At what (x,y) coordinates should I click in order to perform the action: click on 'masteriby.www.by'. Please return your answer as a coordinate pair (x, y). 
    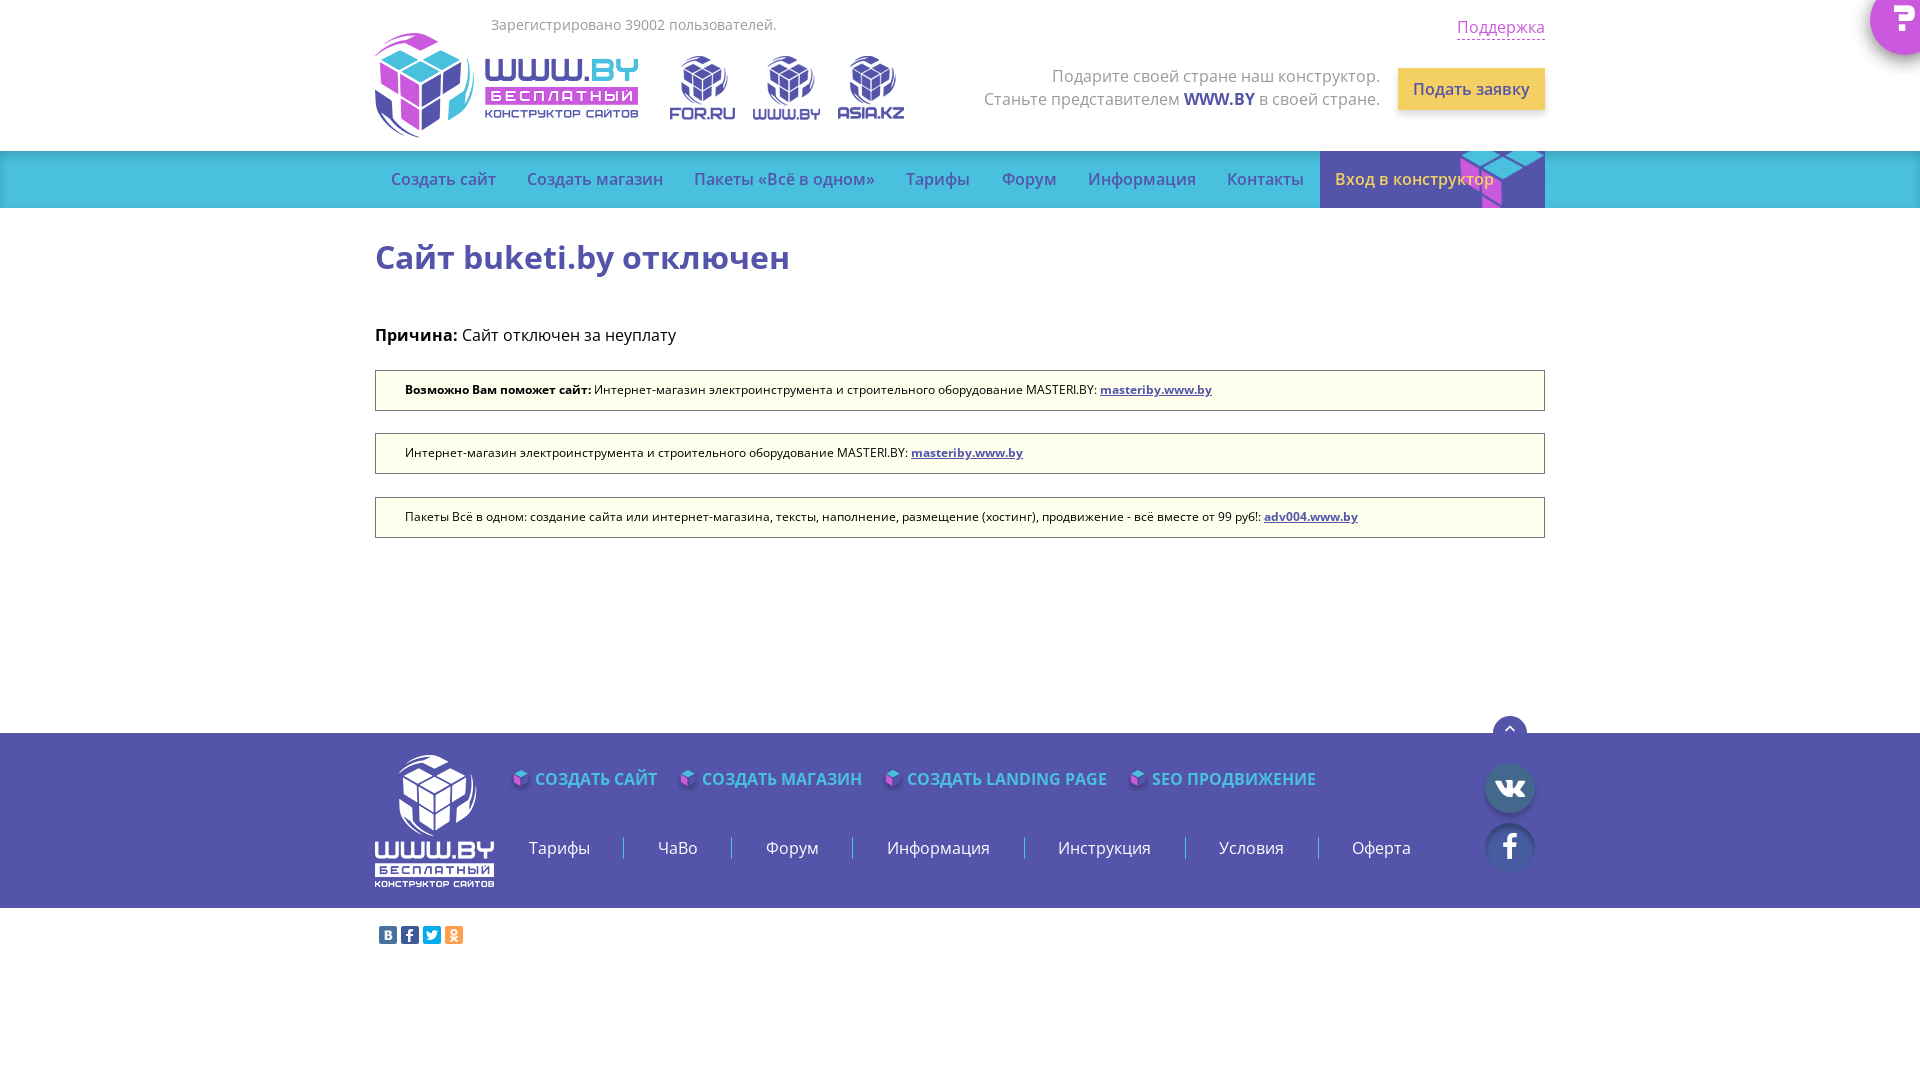
    Looking at the image, I should click on (966, 452).